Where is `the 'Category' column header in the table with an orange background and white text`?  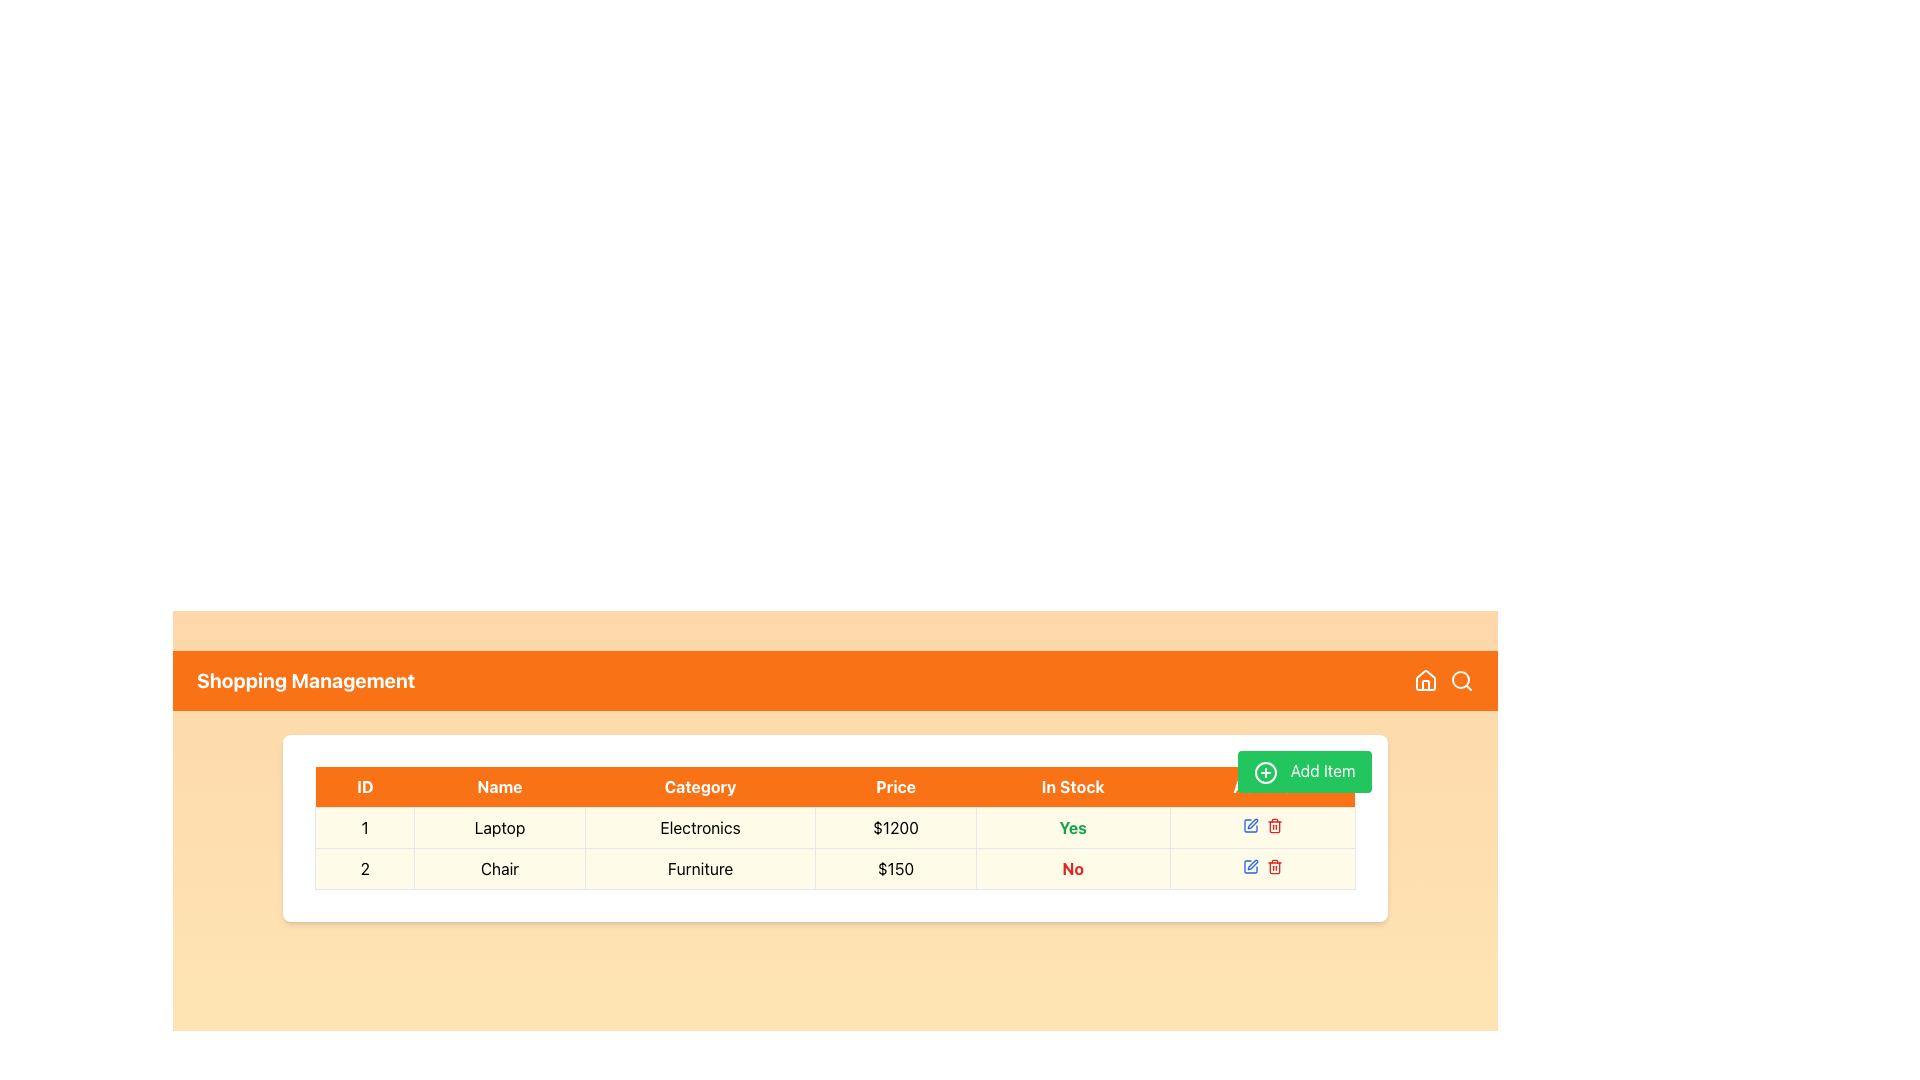
the 'Category' column header in the table with an orange background and white text is located at coordinates (700, 786).